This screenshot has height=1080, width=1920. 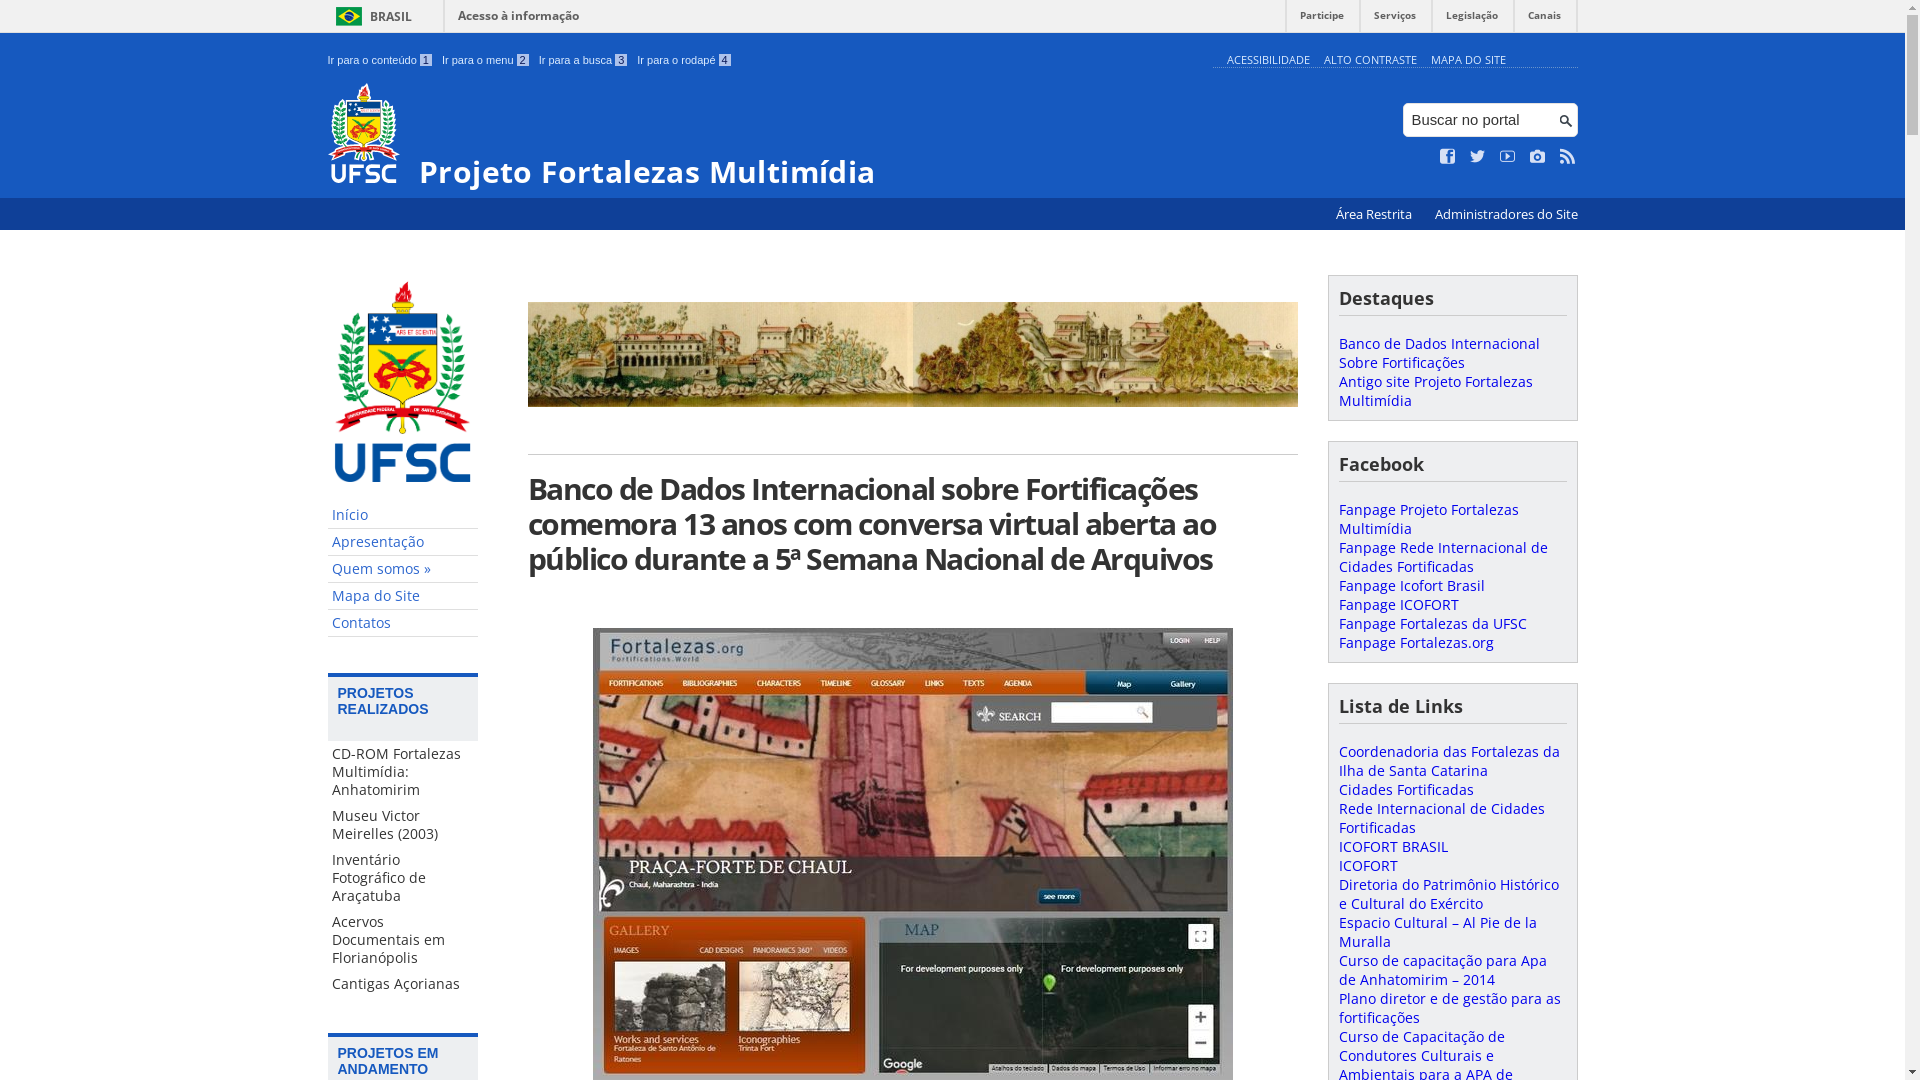 What do you see at coordinates (1478, 156) in the screenshot?
I see `'Siga no Twitter'` at bounding box center [1478, 156].